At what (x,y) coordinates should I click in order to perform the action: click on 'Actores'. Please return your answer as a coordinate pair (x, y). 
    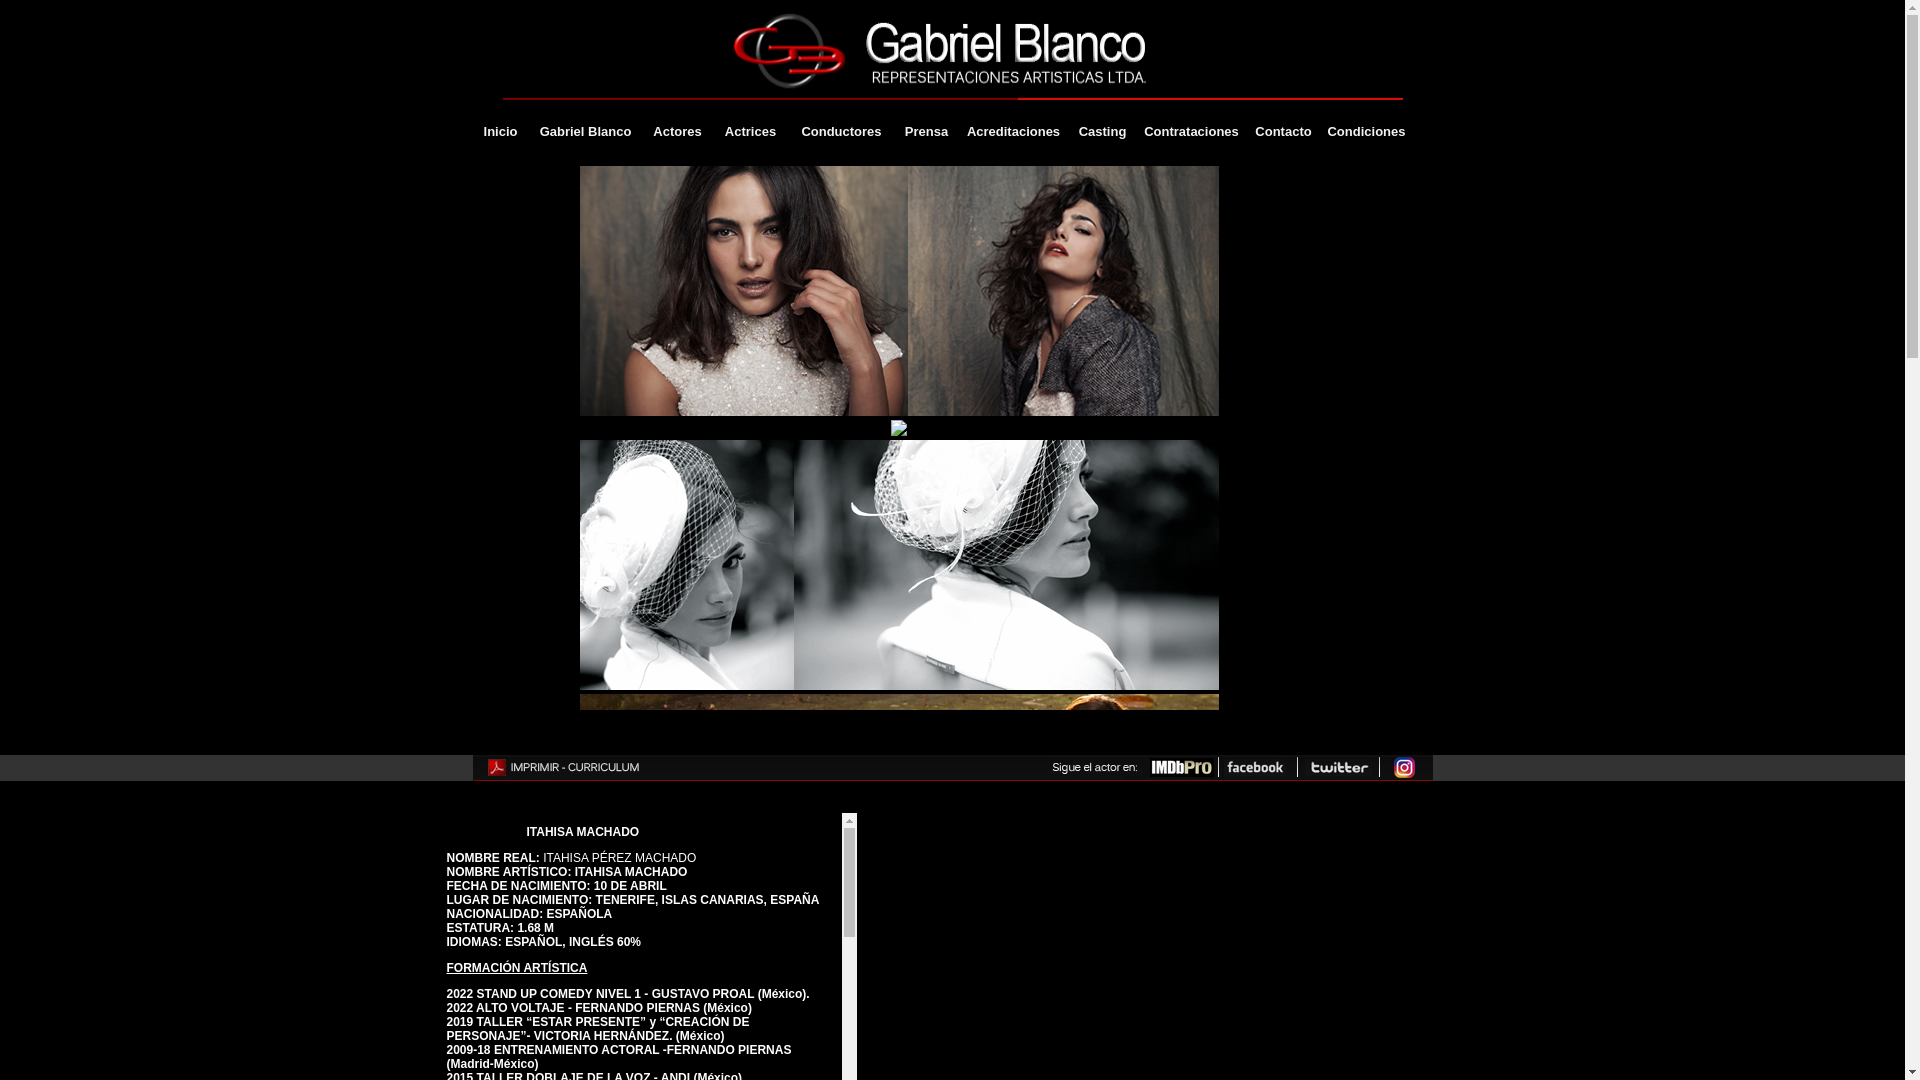
    Looking at the image, I should click on (676, 131).